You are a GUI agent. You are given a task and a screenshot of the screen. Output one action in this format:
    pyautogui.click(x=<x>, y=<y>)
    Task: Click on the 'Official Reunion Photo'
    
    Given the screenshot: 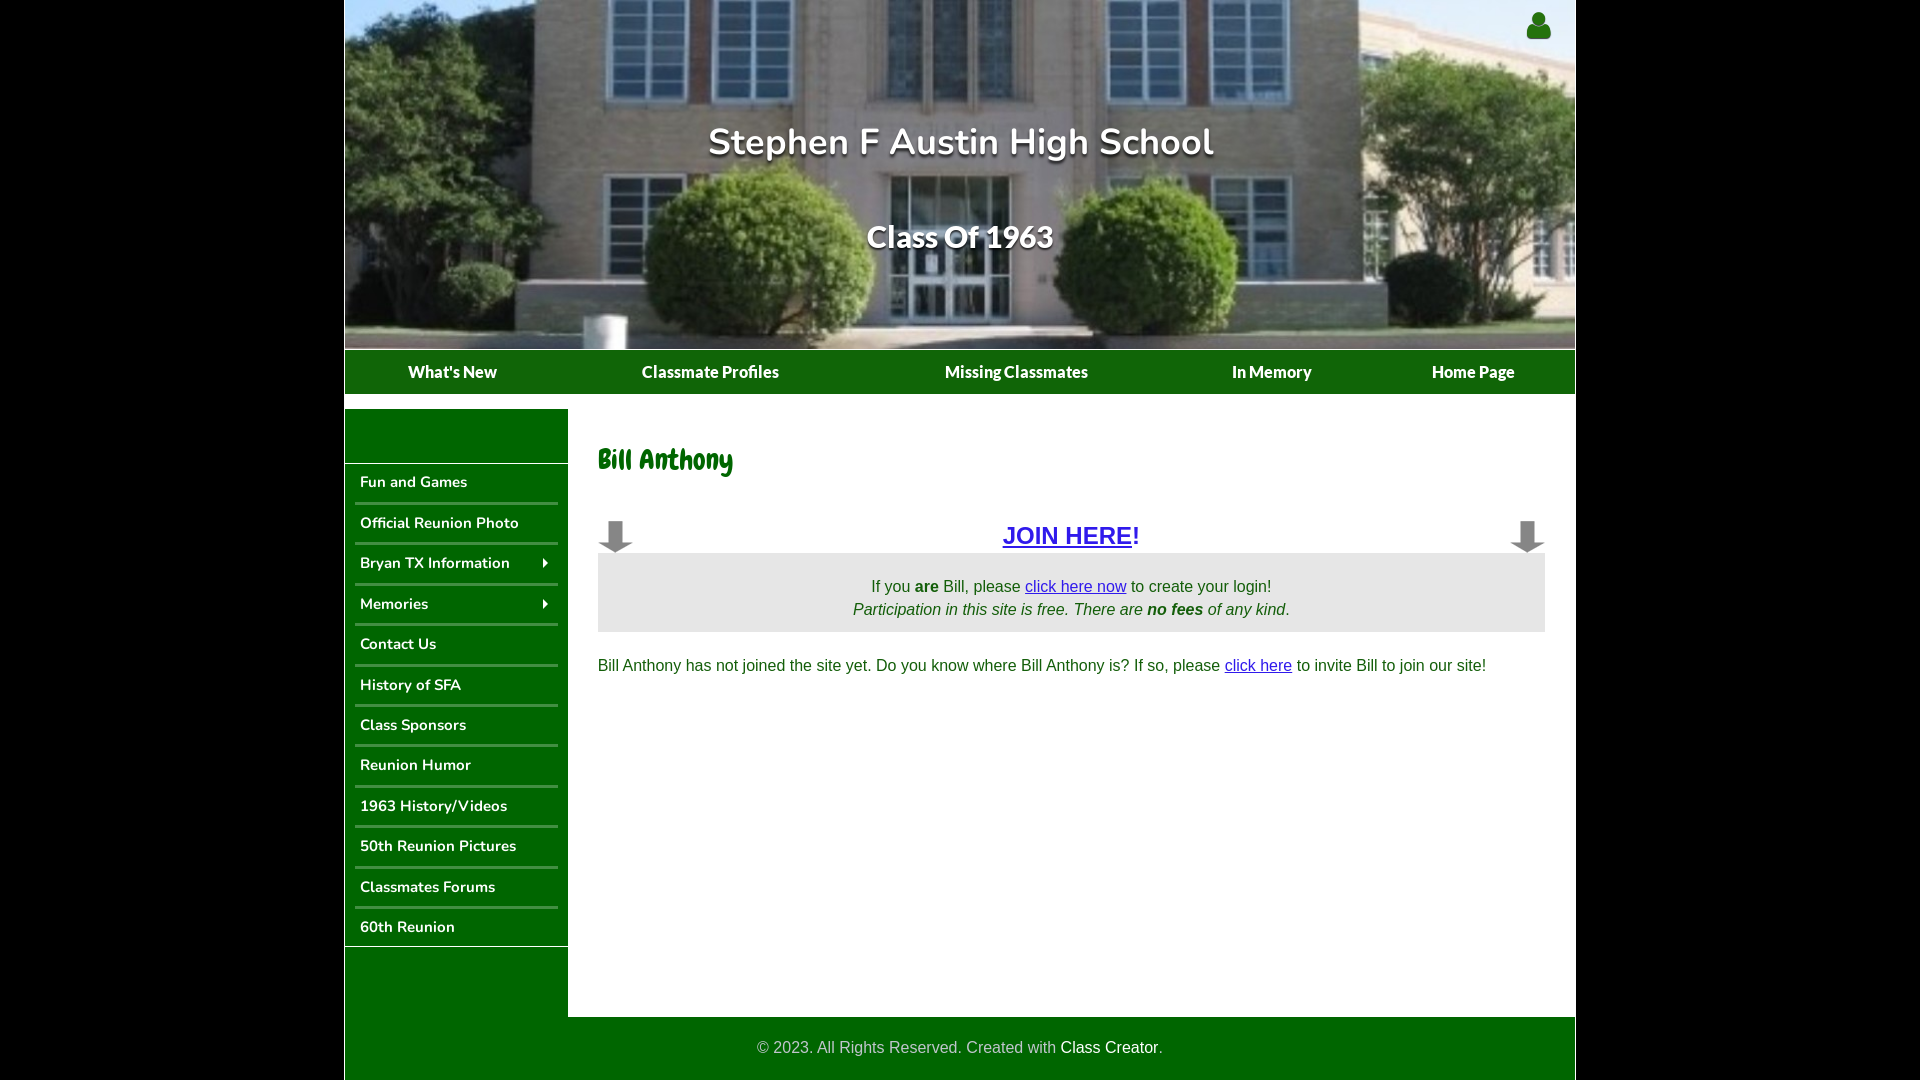 What is the action you would take?
    pyautogui.click(x=455, y=522)
    